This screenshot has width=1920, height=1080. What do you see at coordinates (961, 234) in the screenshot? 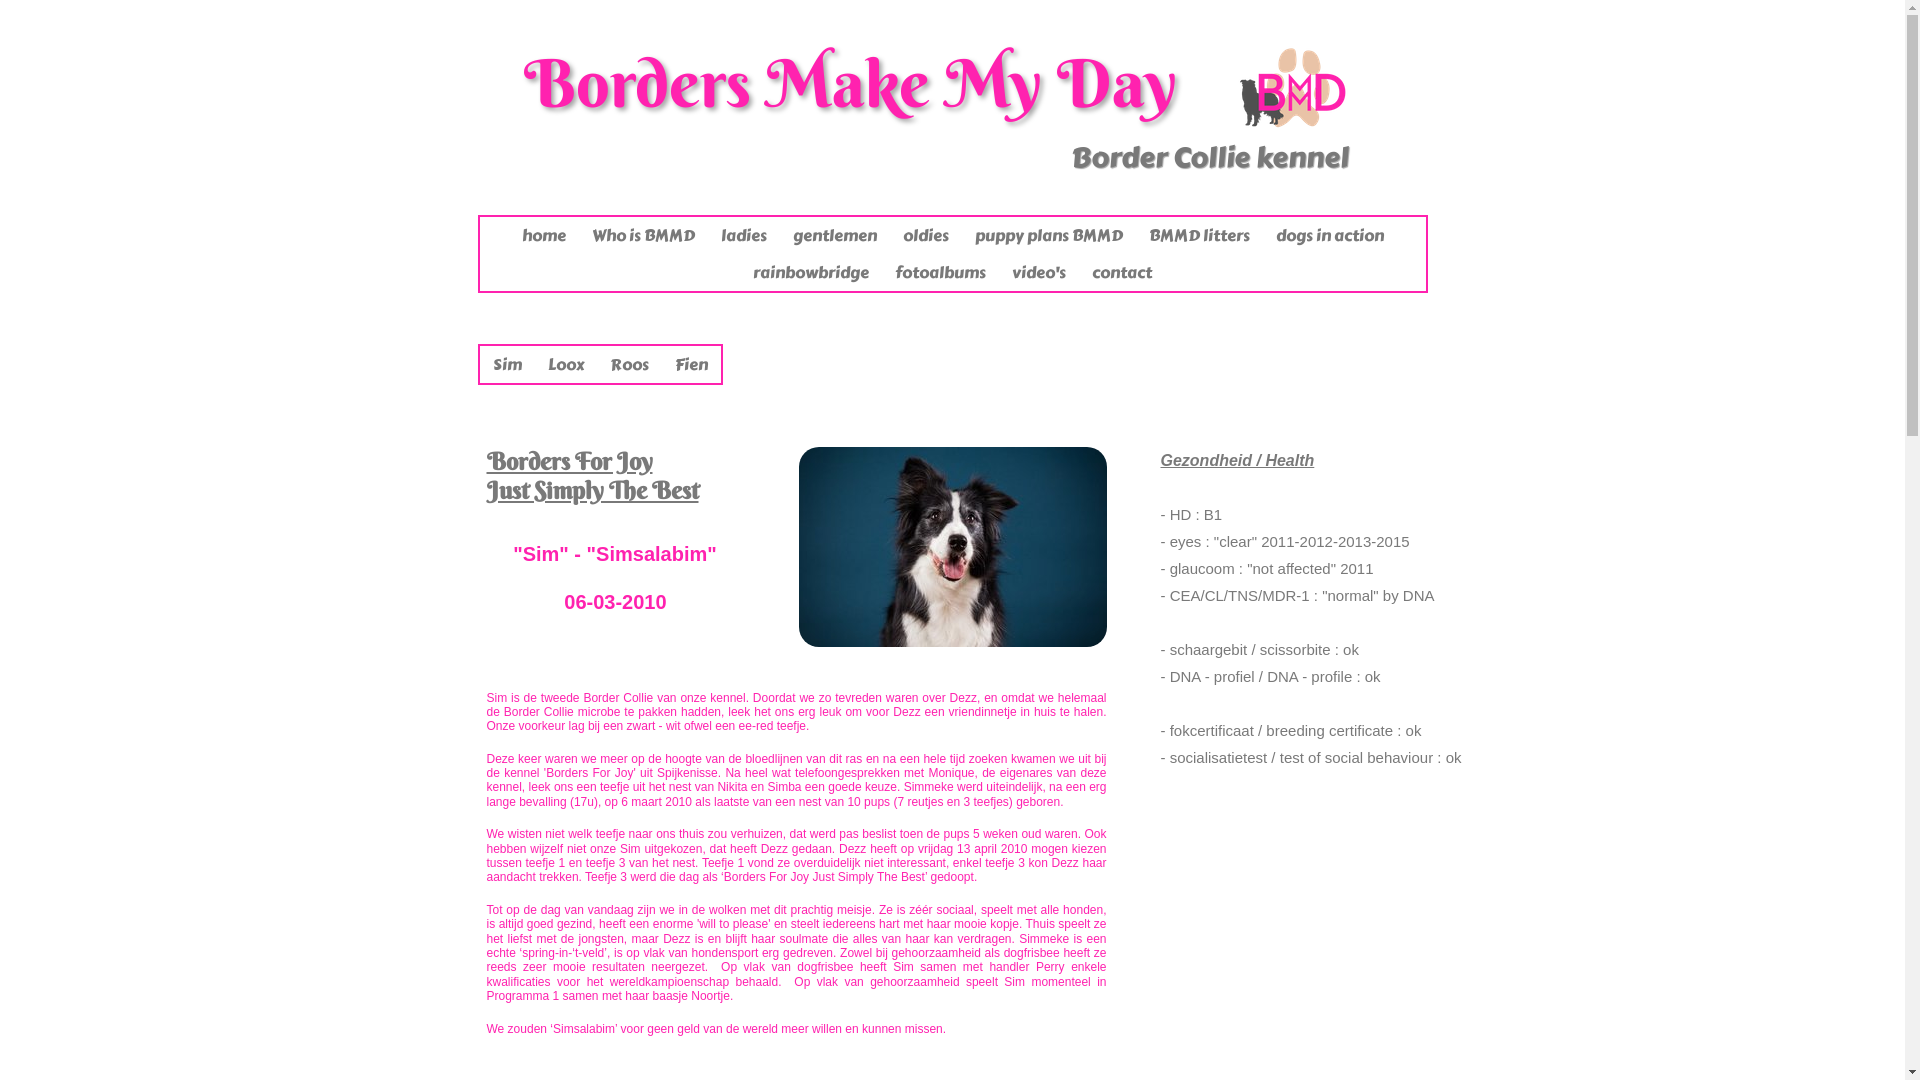
I see `'puppy plans BMMD'` at bounding box center [961, 234].